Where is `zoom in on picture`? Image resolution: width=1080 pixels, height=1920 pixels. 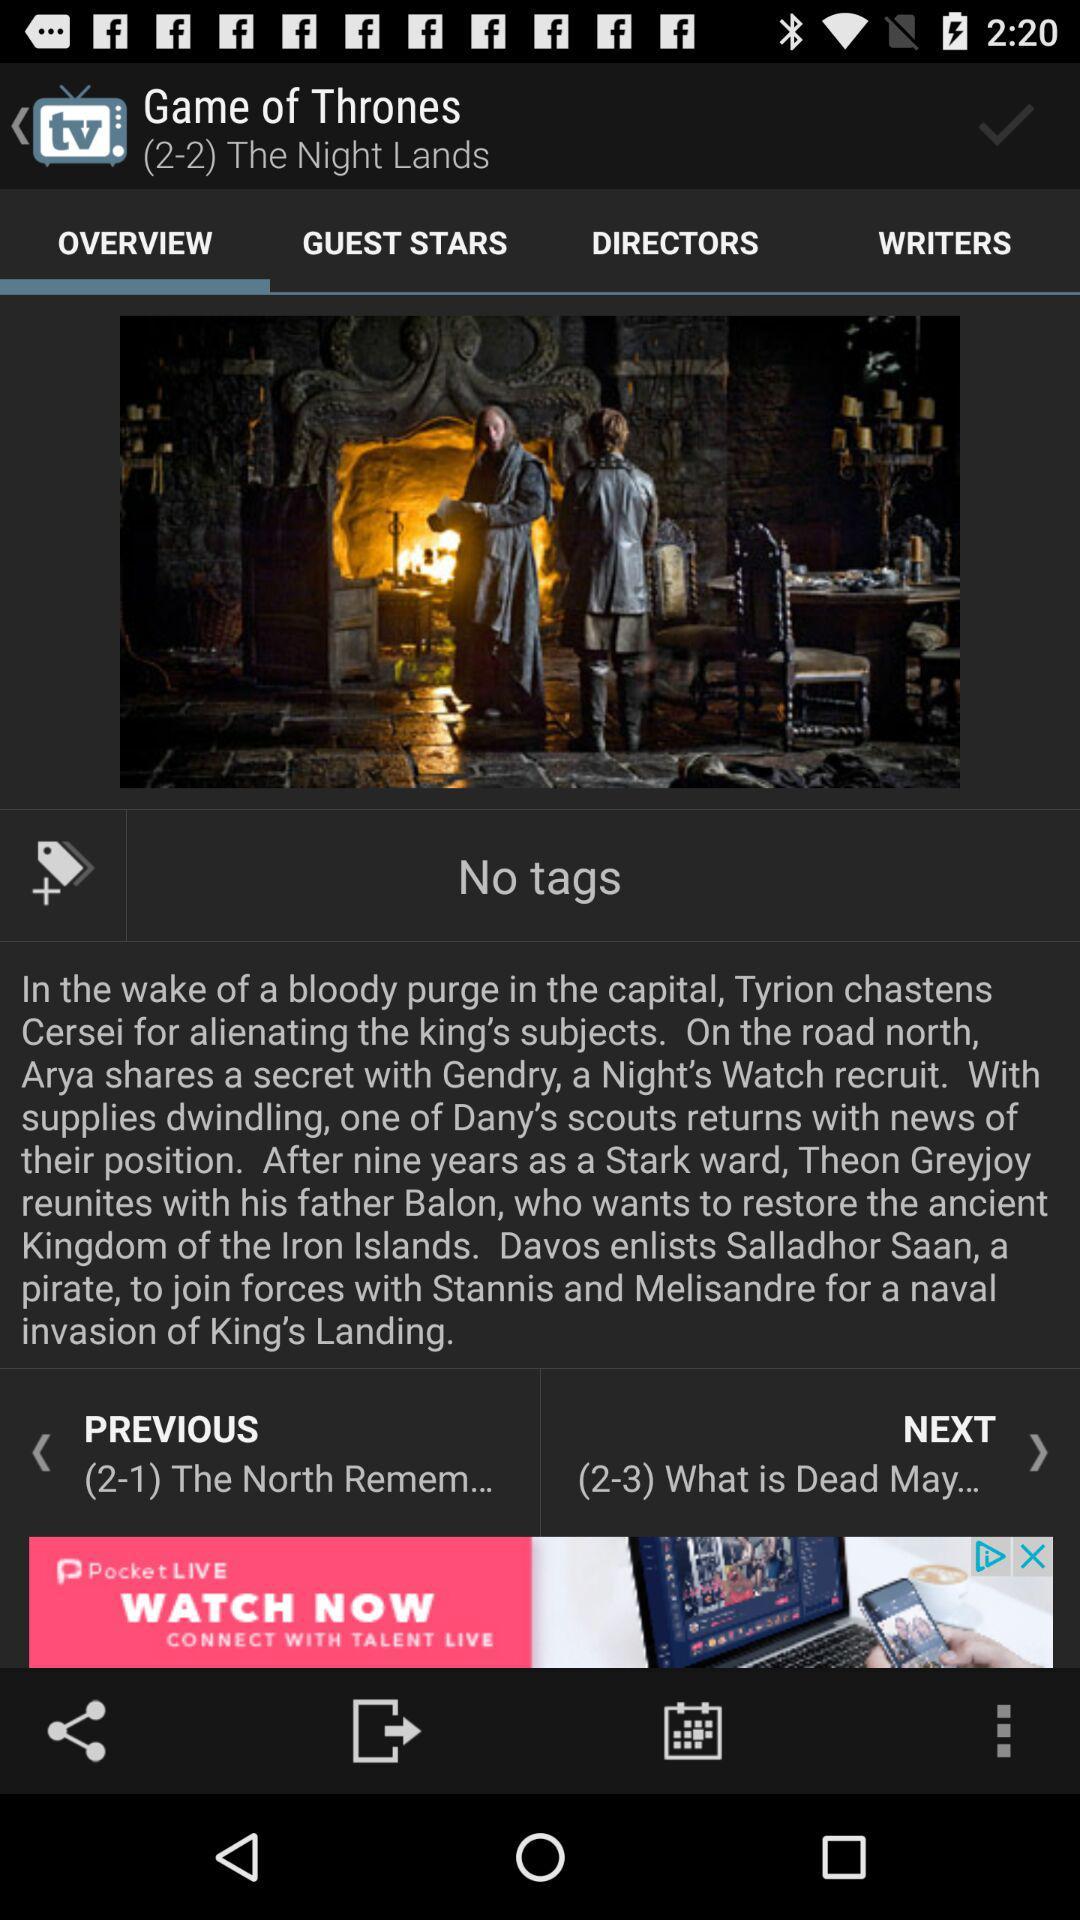
zoom in on picture is located at coordinates (540, 552).